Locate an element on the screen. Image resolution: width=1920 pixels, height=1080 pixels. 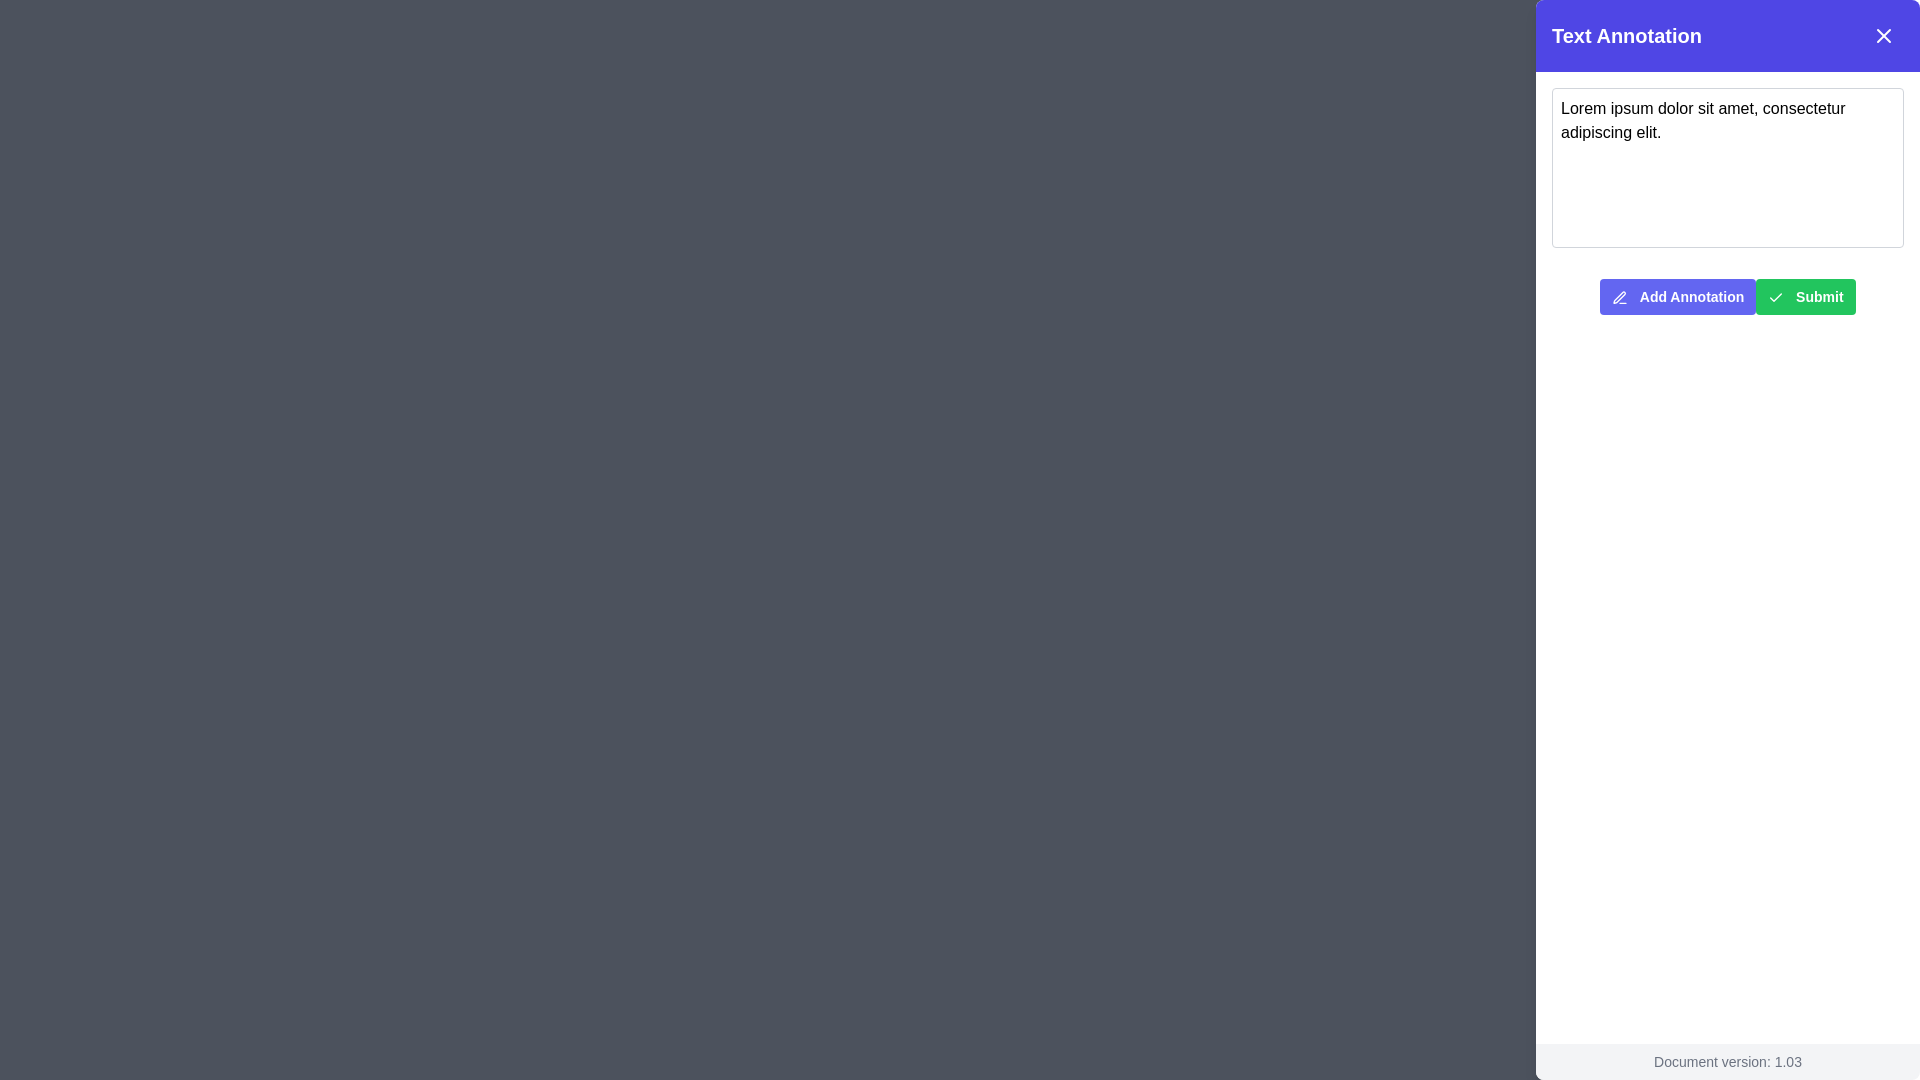
the small circular button with an 'X' icon in the center, located in the top-right corner of the 'Text Annotation' header, to change its color is located at coordinates (1882, 35).